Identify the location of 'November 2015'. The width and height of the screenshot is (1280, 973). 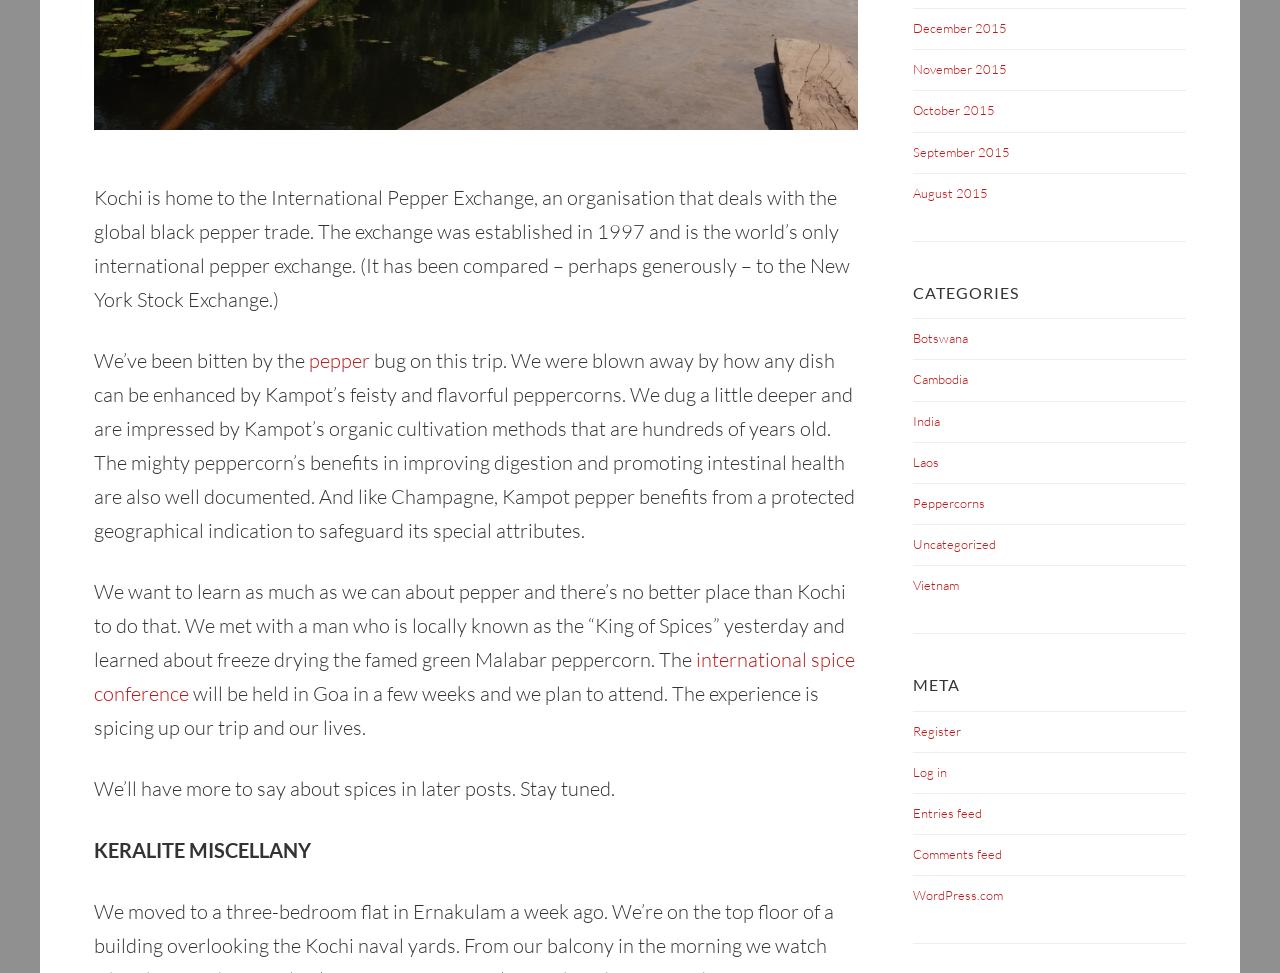
(960, 68).